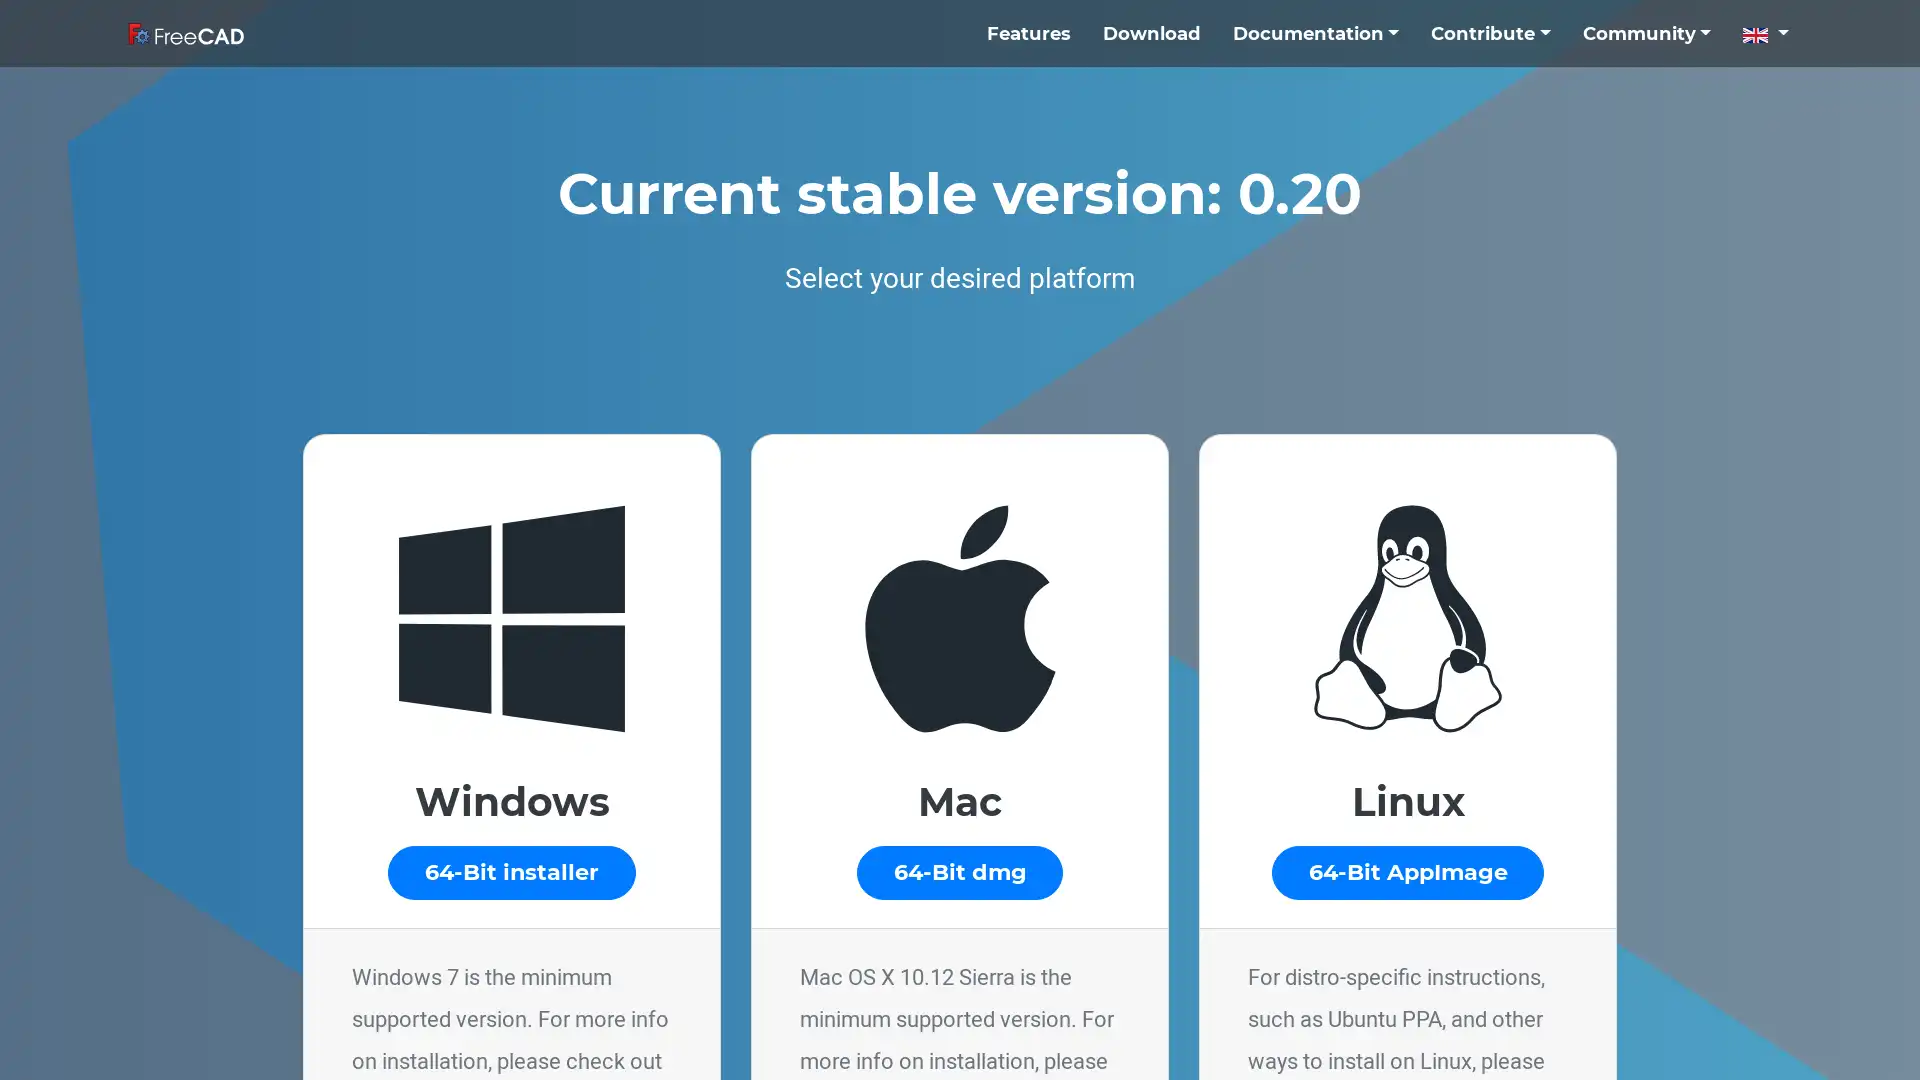 The height and width of the screenshot is (1080, 1920). Describe the element at coordinates (958, 871) in the screenshot. I see `64-Bit dmg` at that location.